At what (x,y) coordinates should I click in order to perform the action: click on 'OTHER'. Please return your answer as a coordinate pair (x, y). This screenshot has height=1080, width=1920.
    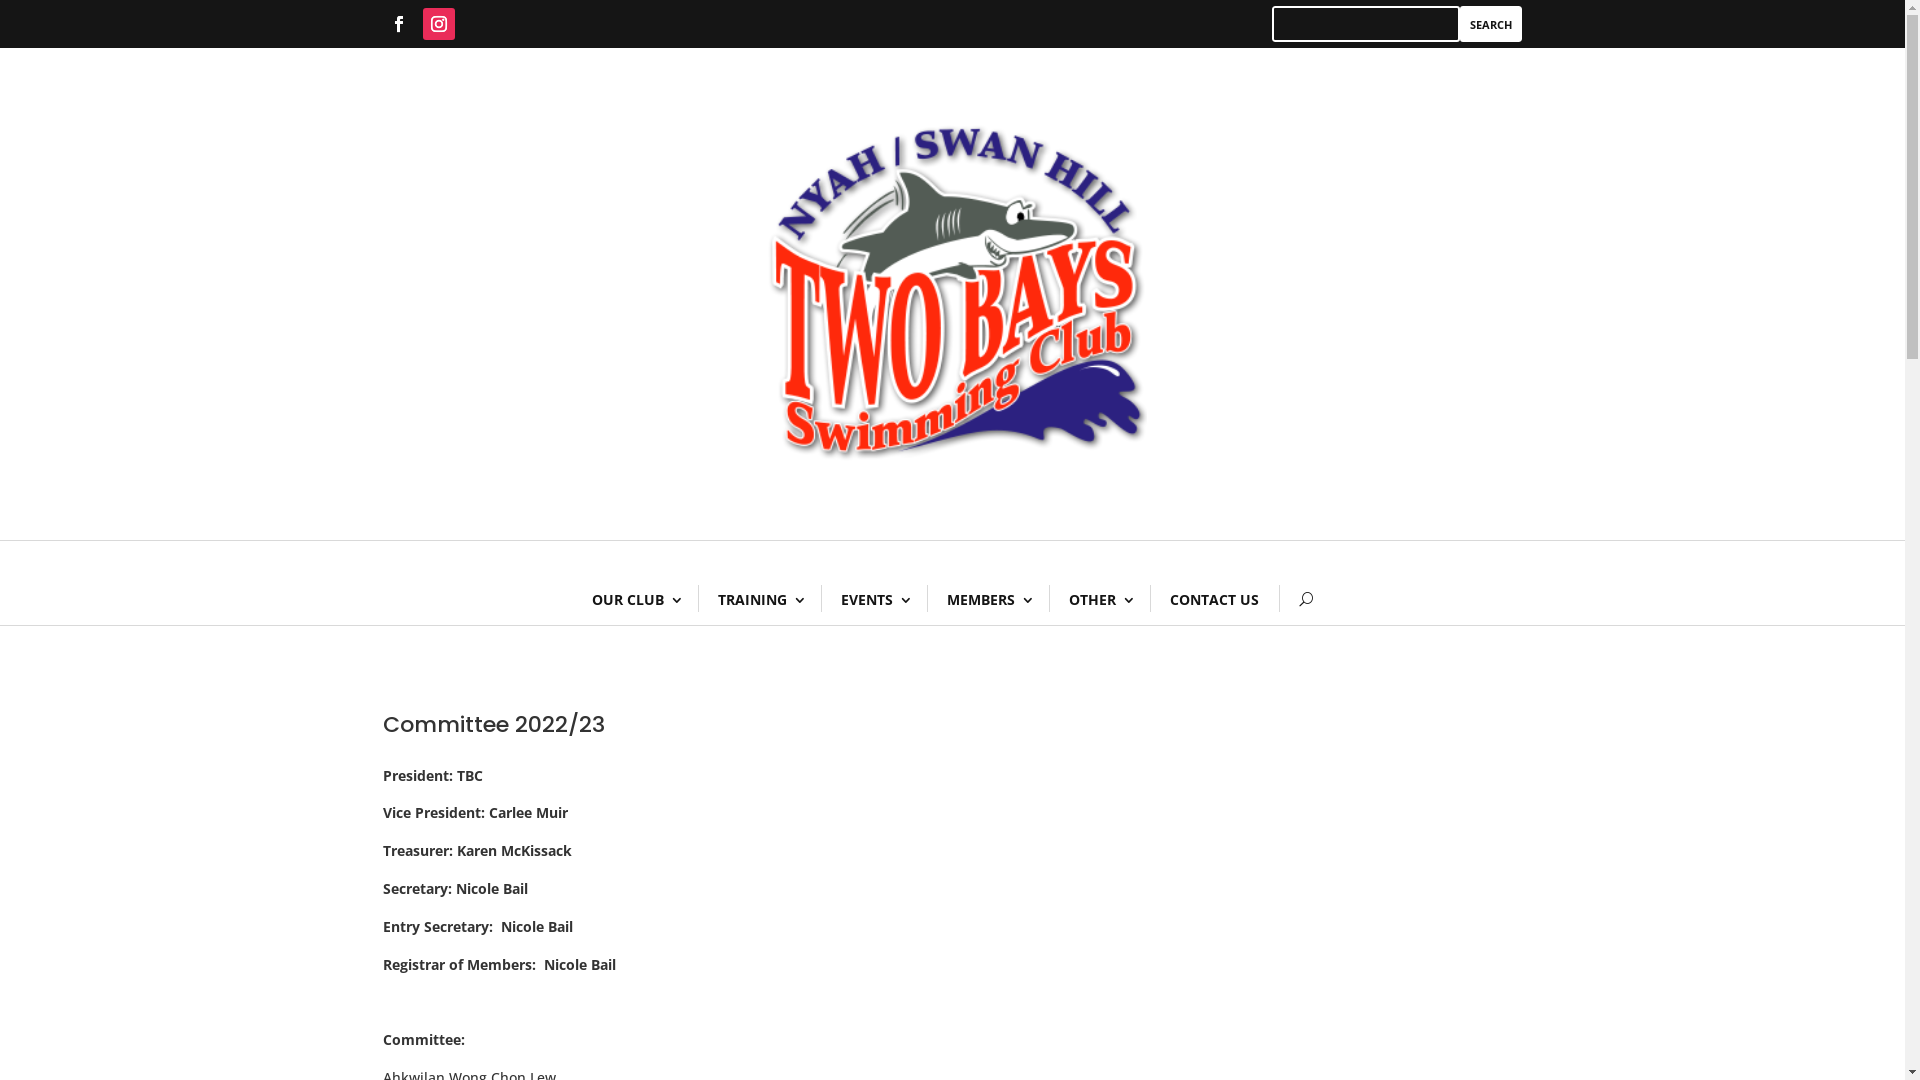
    Looking at the image, I should click on (1098, 598).